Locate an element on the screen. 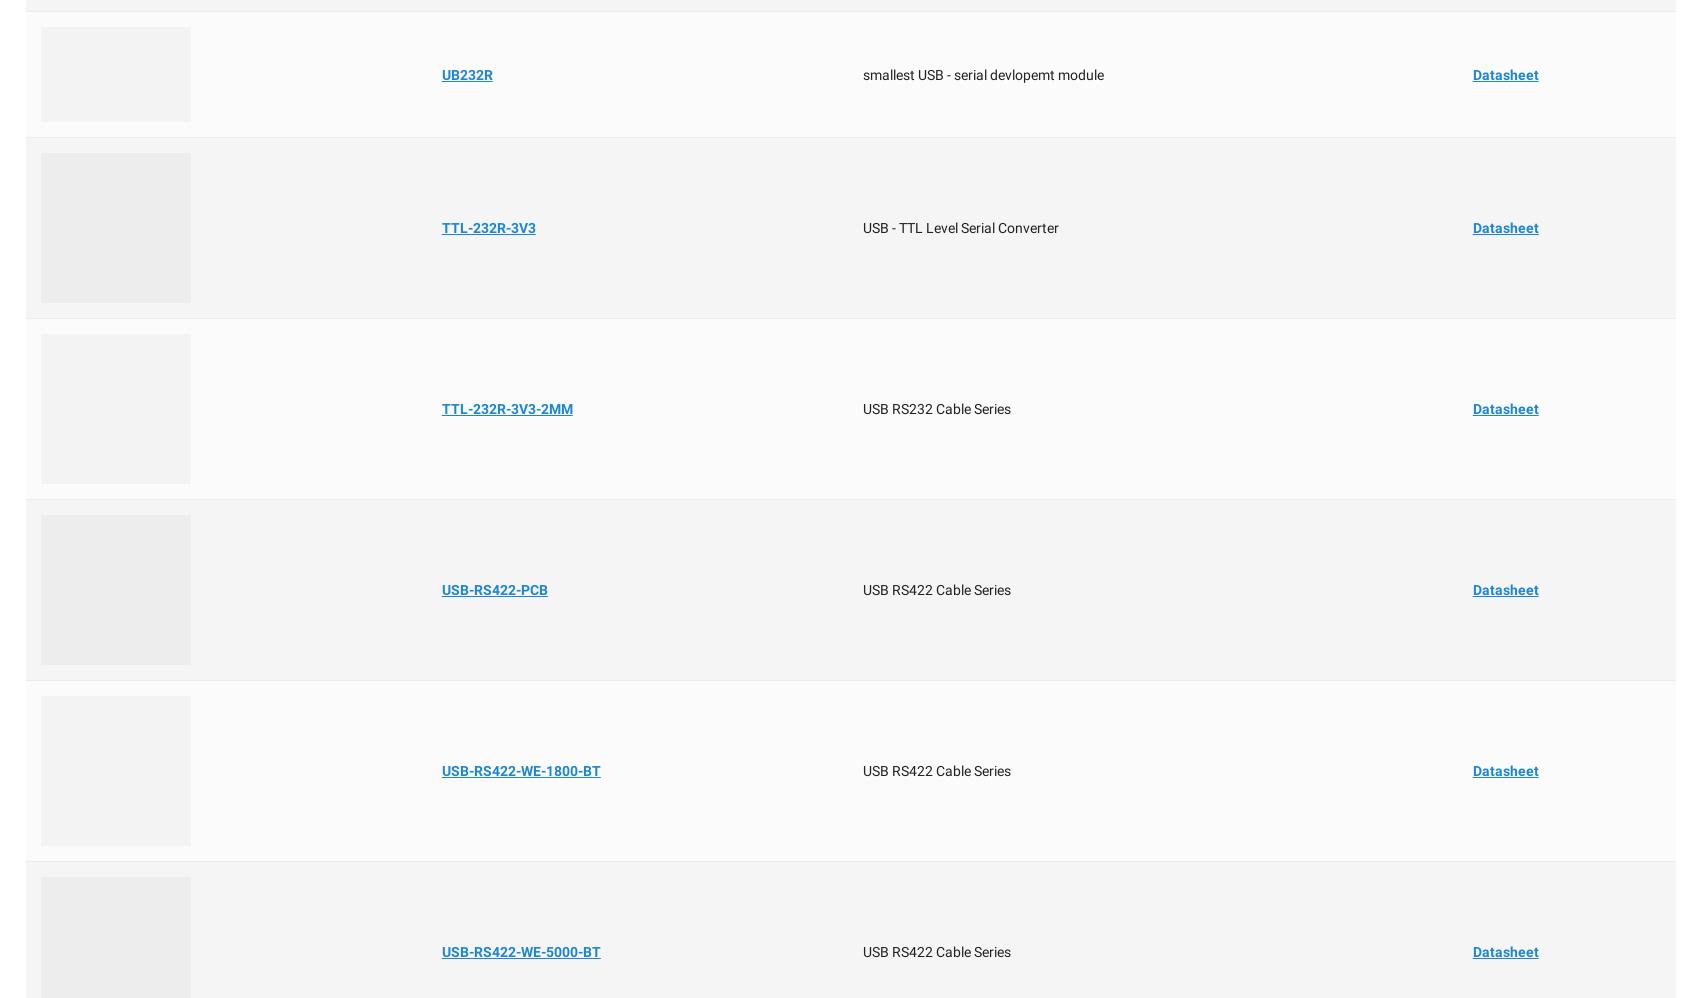 Image resolution: width=1702 pixels, height=998 pixels. 'smallest USB - serial  devlopemt module' is located at coordinates (983, 72).